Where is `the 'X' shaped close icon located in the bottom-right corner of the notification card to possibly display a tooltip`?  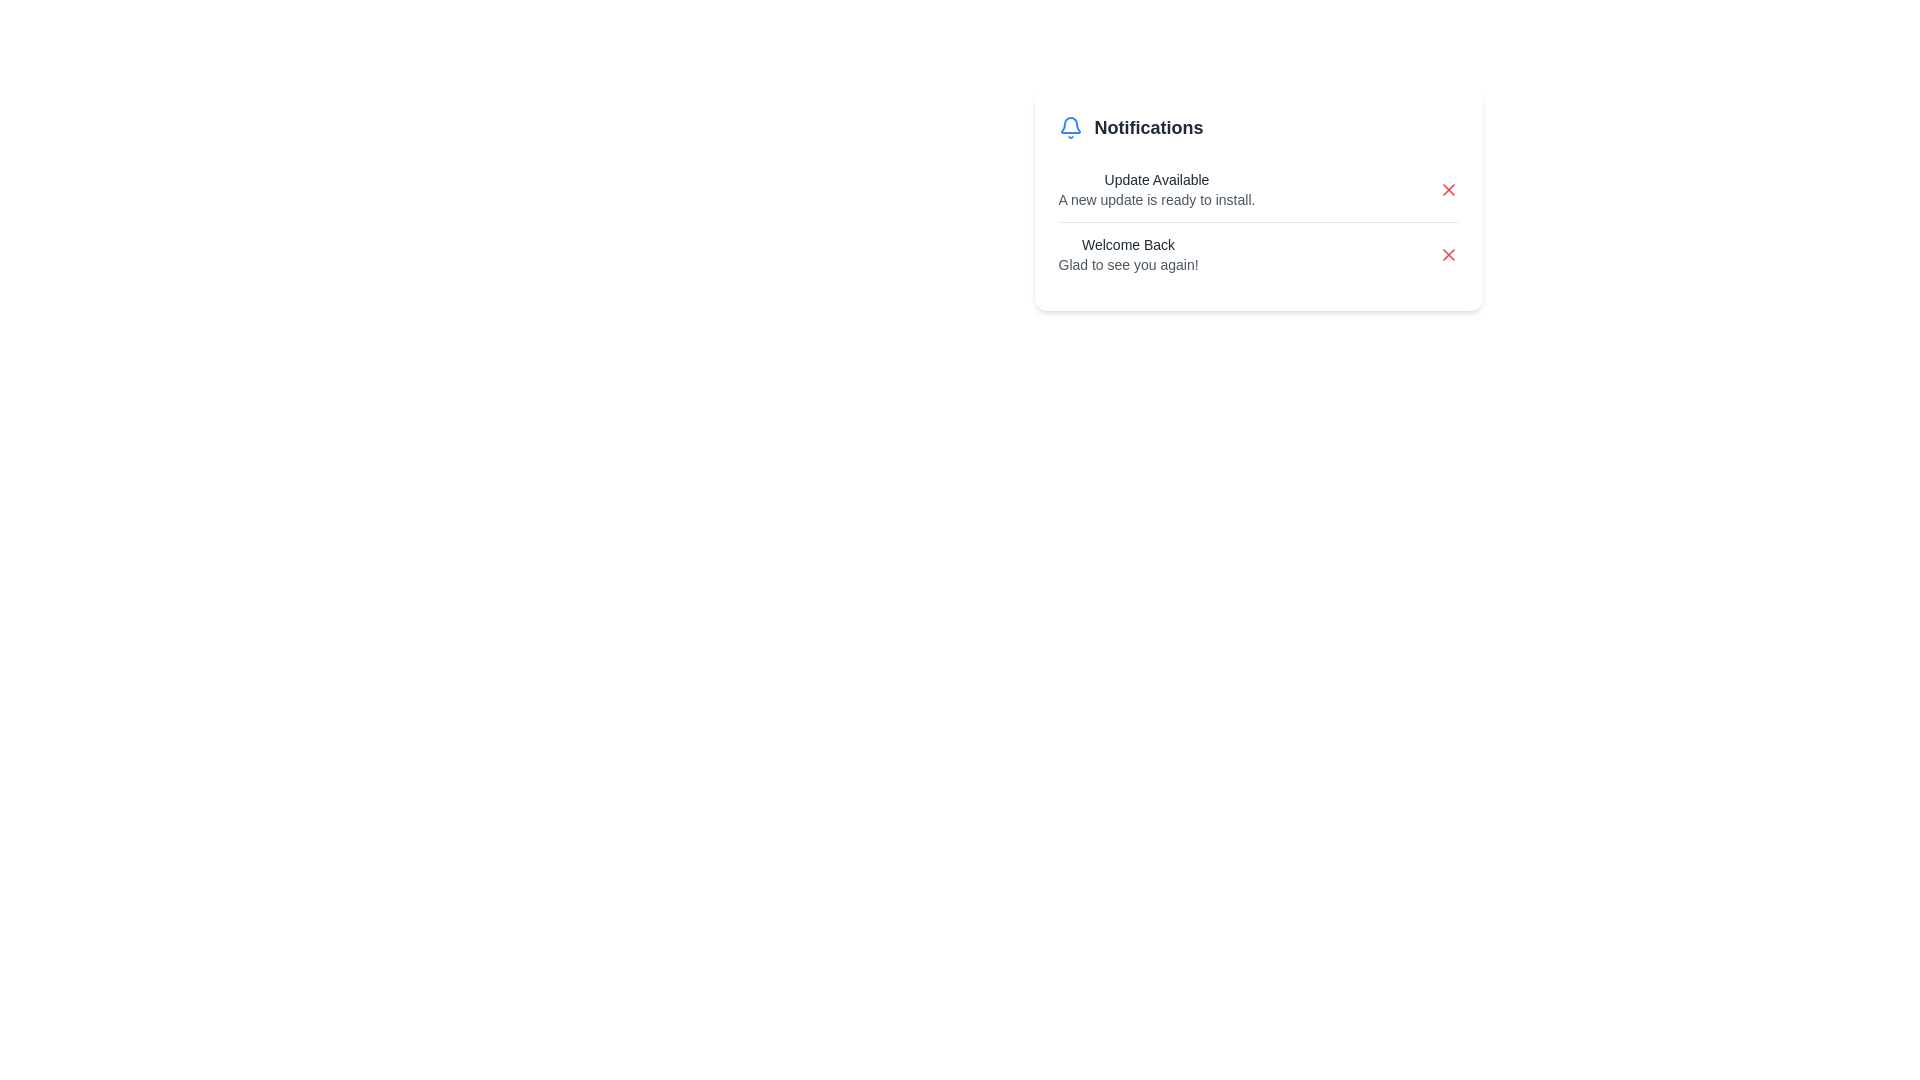 the 'X' shaped close icon located in the bottom-right corner of the notification card to possibly display a tooltip is located at coordinates (1448, 253).